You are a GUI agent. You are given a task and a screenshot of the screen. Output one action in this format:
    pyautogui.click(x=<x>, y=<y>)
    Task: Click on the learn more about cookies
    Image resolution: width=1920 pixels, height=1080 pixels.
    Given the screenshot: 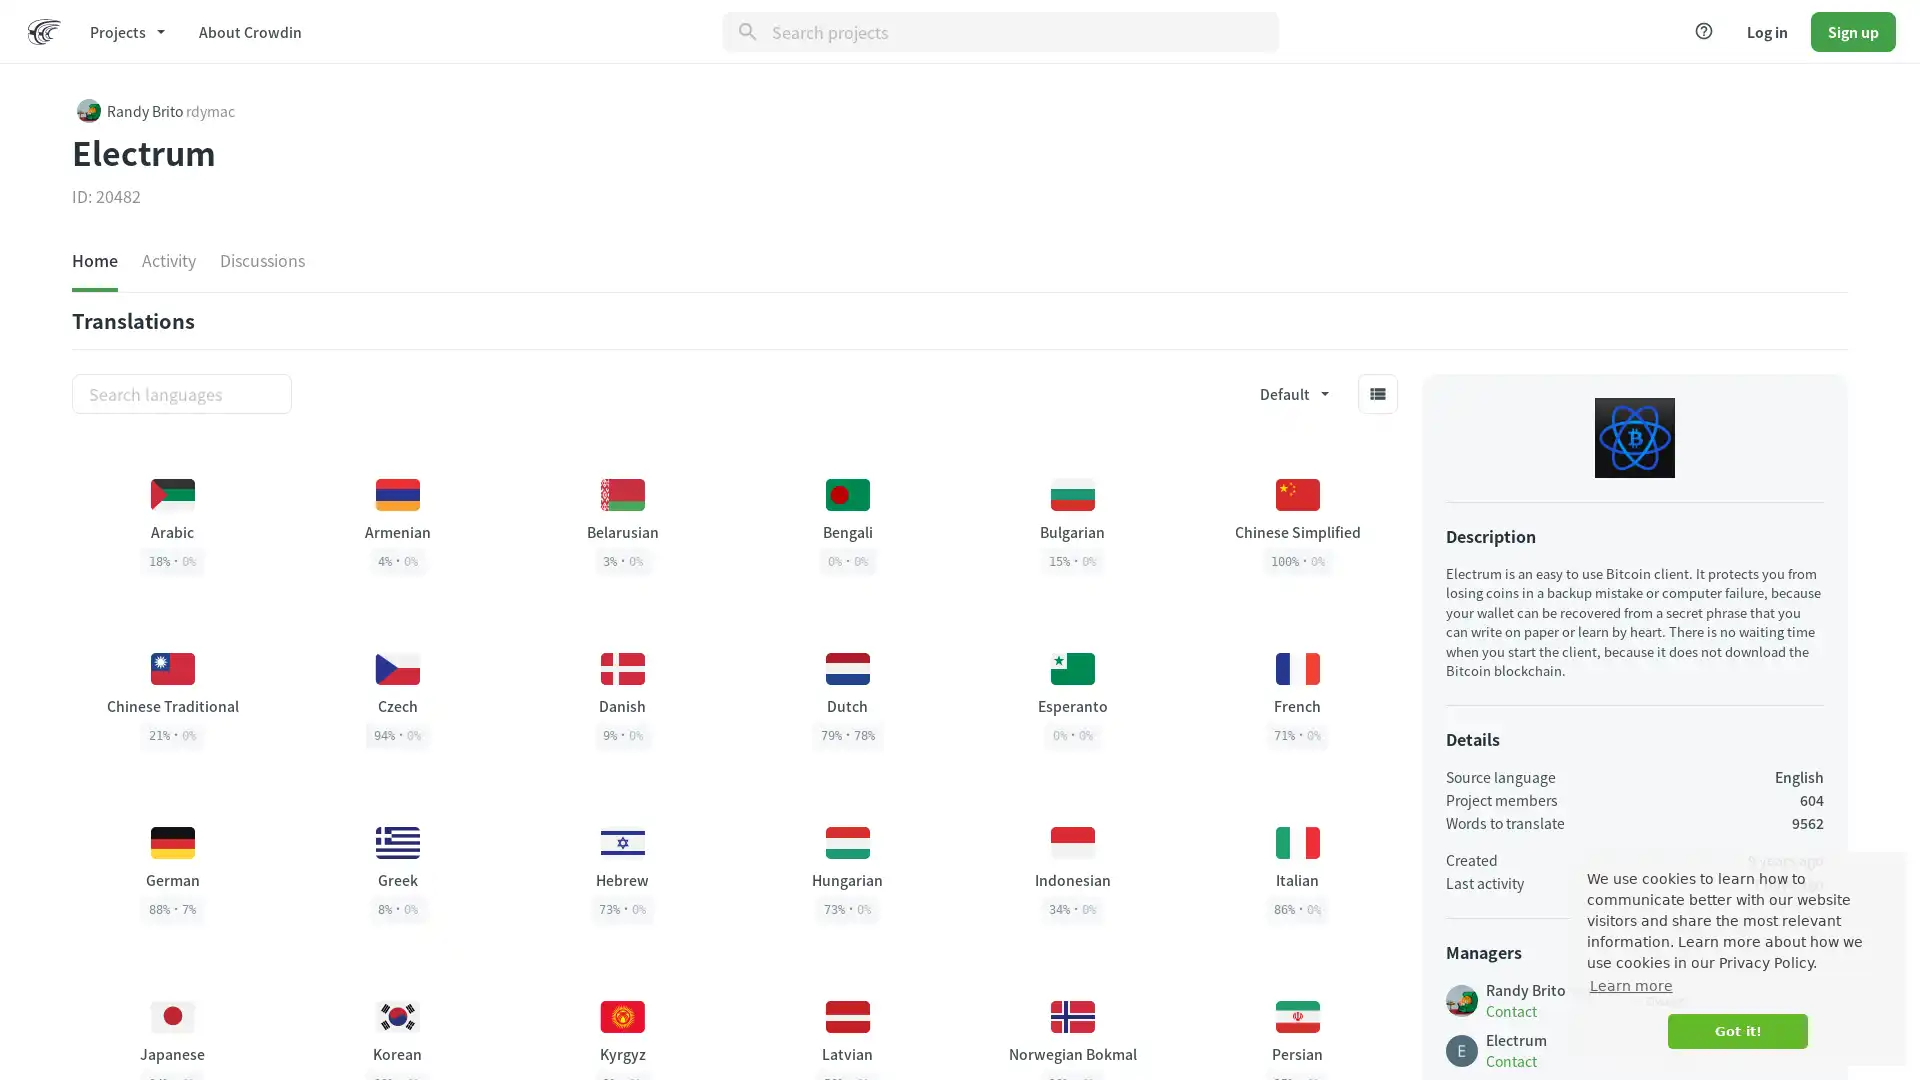 What is the action you would take?
    pyautogui.click(x=1630, y=985)
    